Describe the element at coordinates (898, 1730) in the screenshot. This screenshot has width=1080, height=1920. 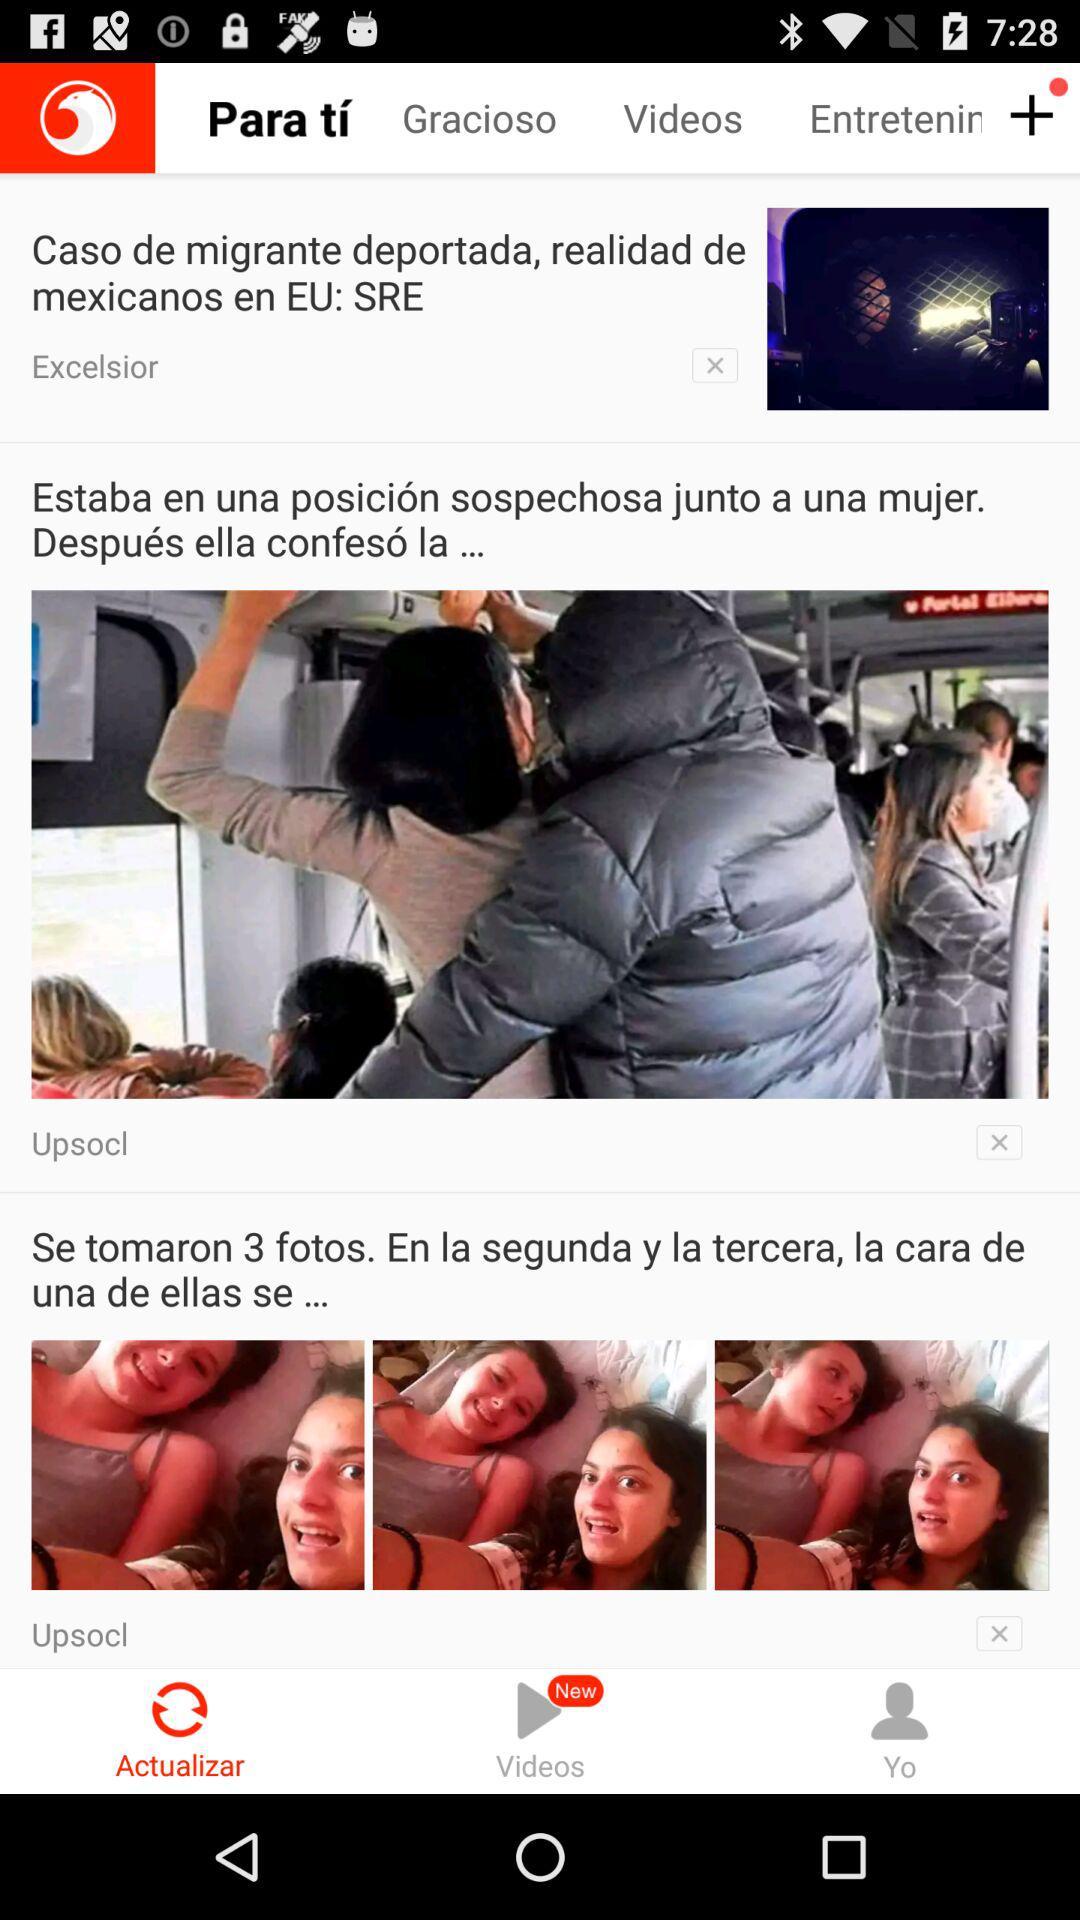
I see `yo item` at that location.